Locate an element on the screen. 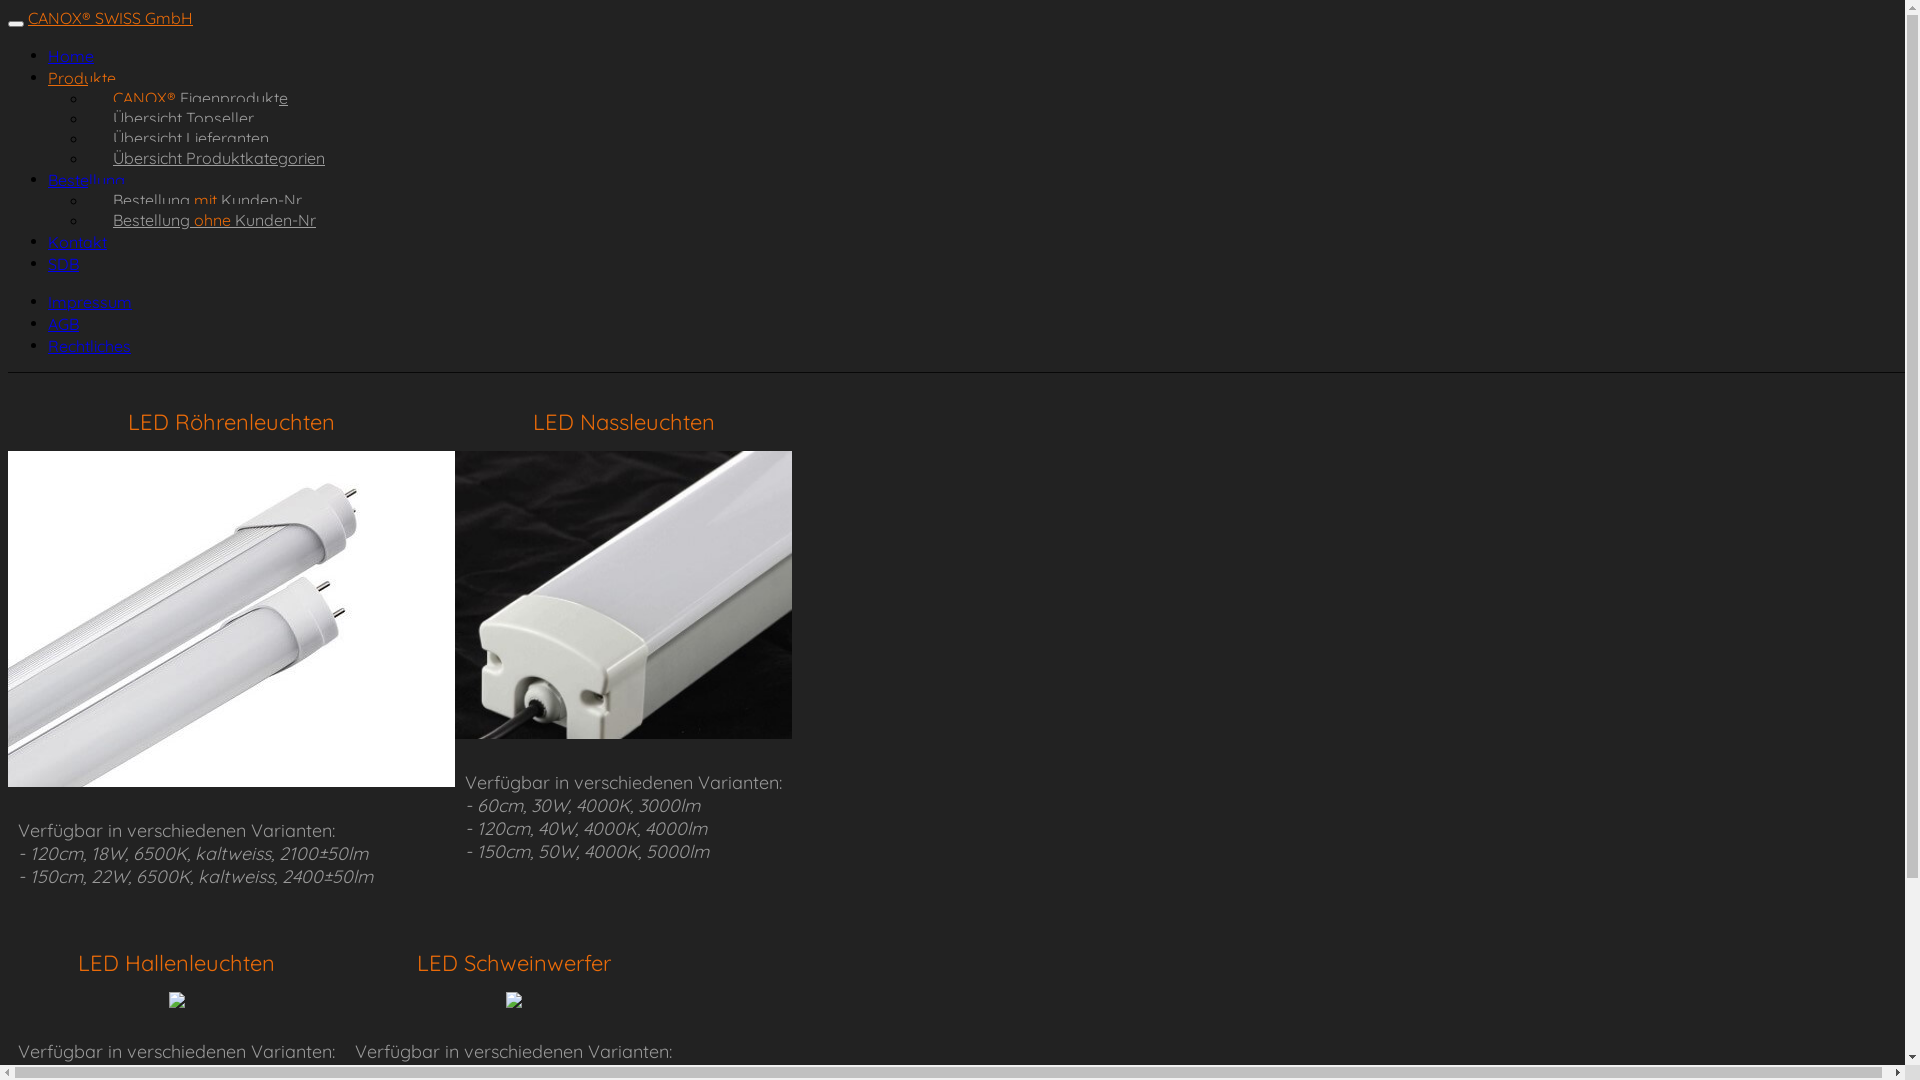 This screenshot has width=1920, height=1080. 'Bestellung mit Kunden-Nr' is located at coordinates (207, 200).